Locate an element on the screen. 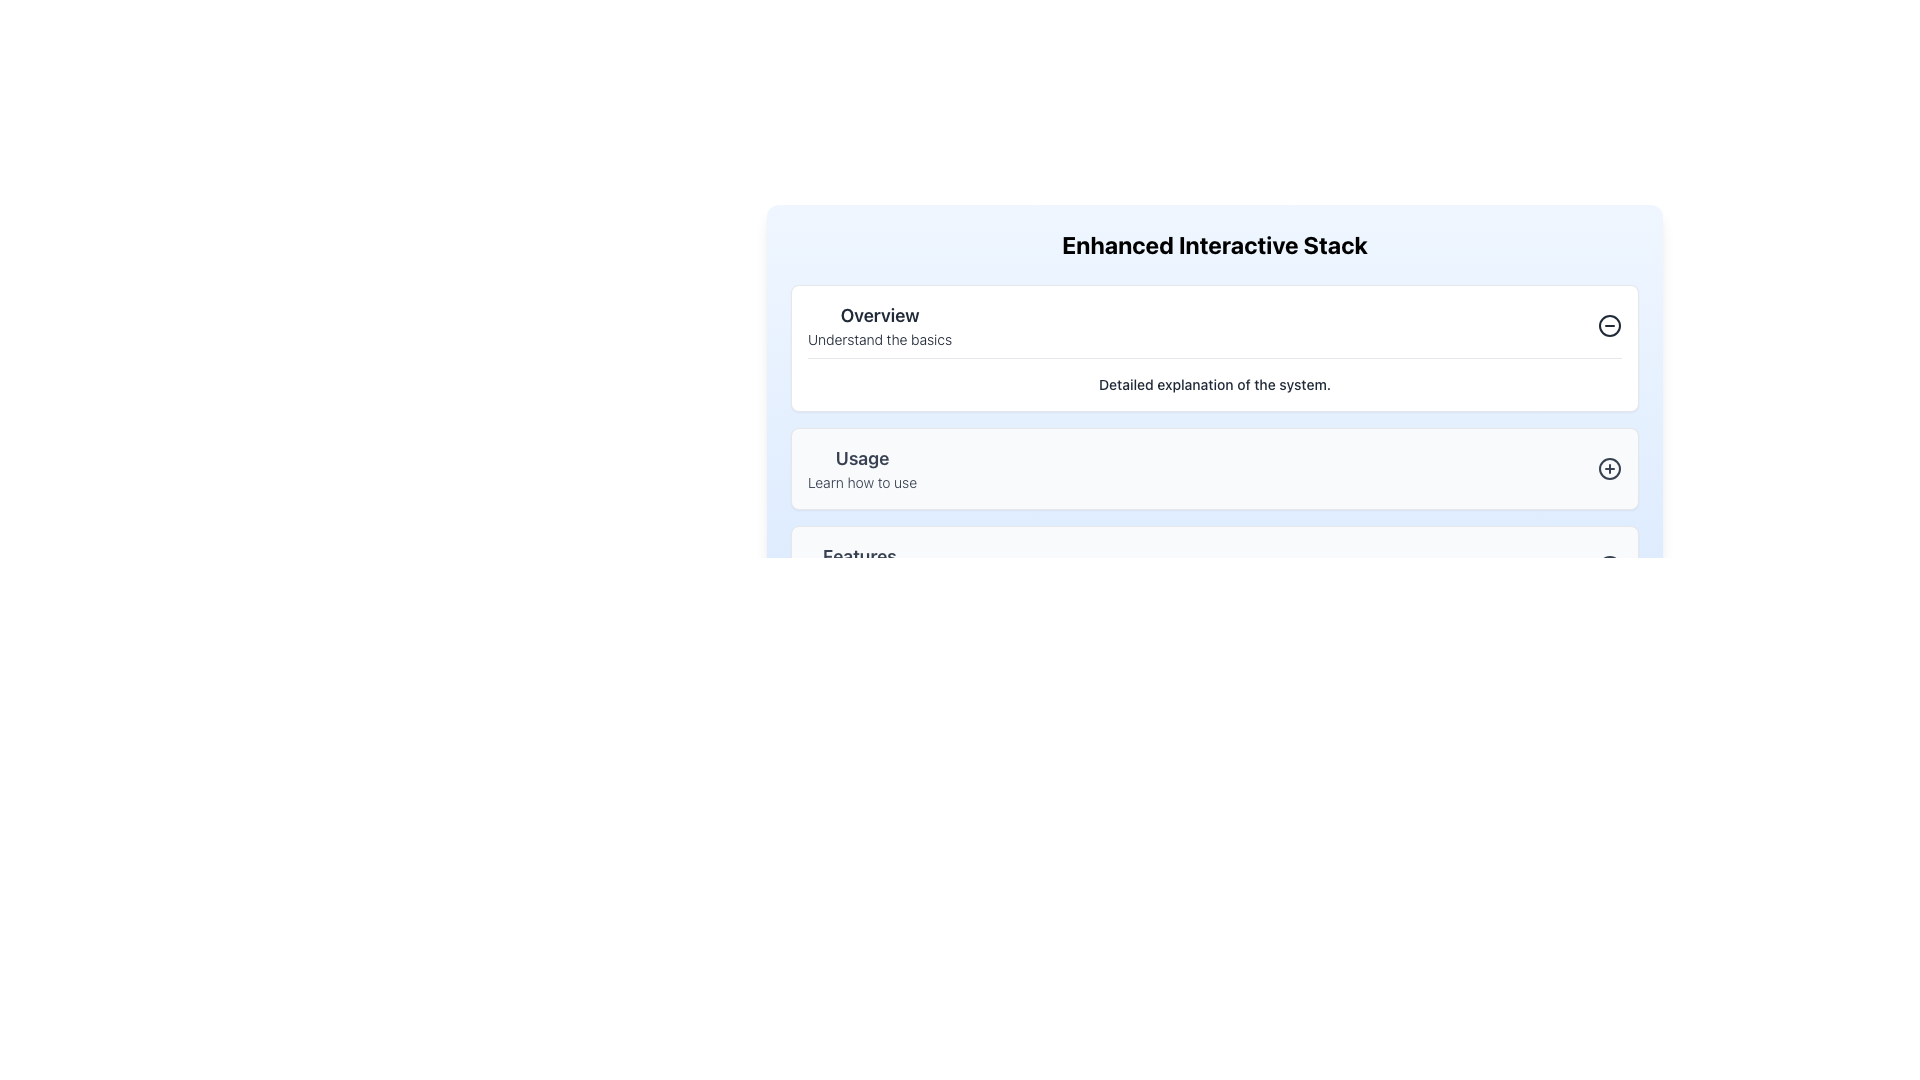  the circular IconButton with a '+' symbol located on the right side of the 'Usage' section is located at coordinates (1609, 469).